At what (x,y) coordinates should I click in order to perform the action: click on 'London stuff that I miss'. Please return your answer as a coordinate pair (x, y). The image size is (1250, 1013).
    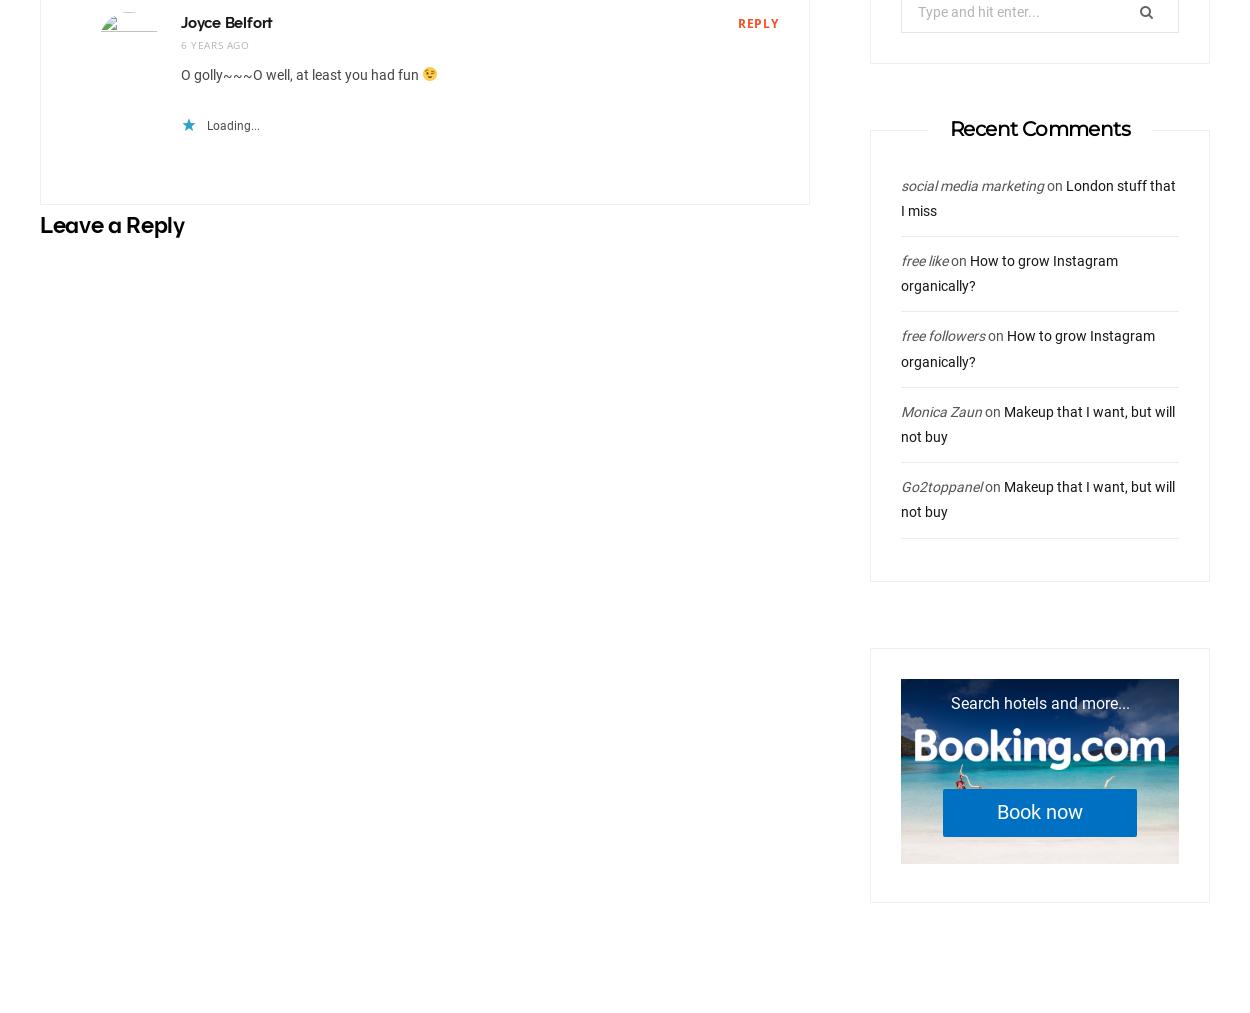
    Looking at the image, I should click on (1038, 197).